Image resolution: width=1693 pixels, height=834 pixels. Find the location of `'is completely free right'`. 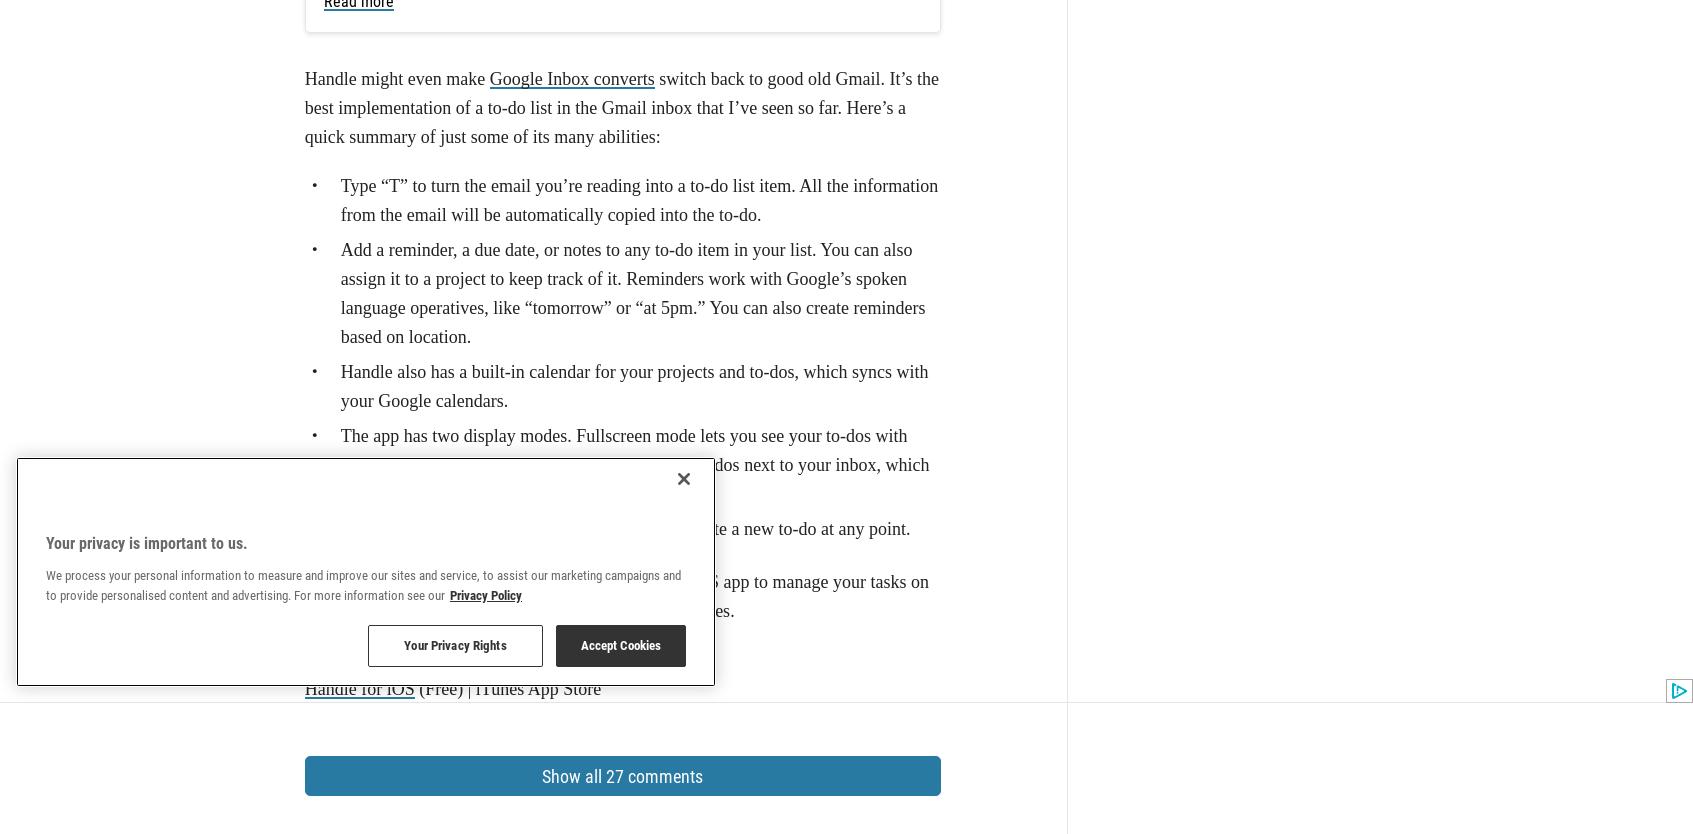

'is completely free right' is located at coordinates (356, 209).